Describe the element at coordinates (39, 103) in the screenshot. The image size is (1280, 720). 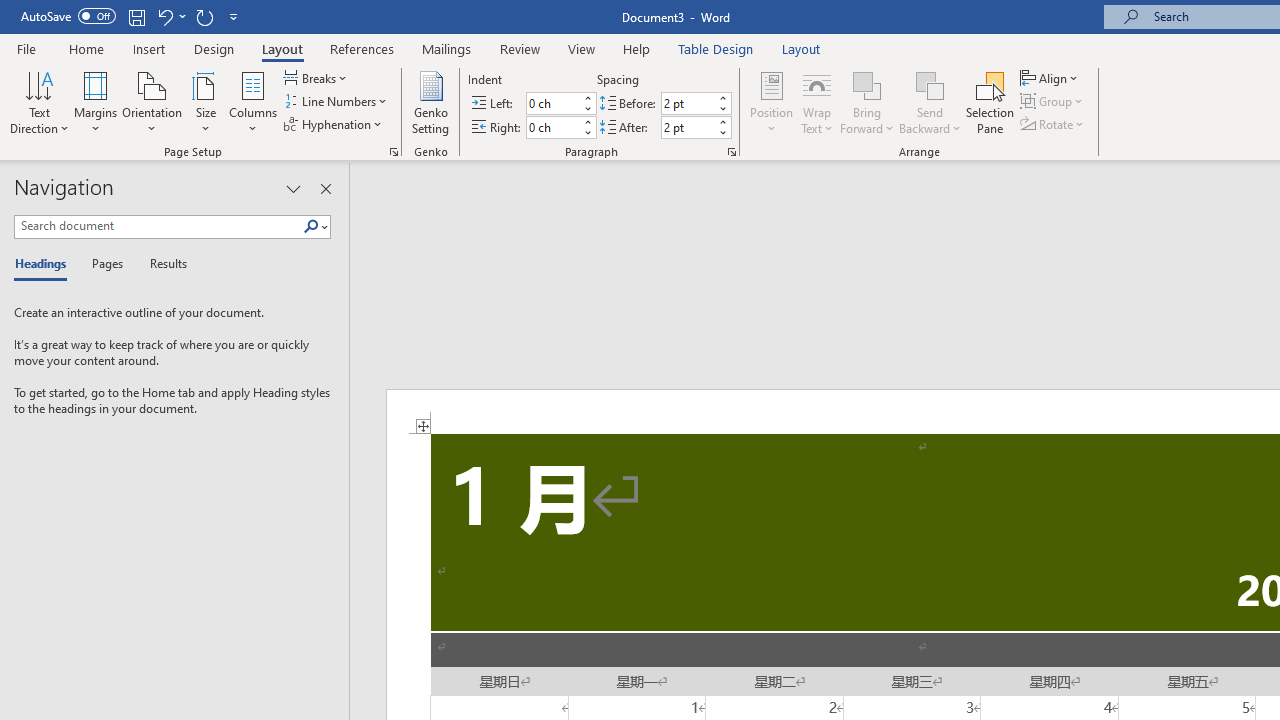
I see `'Text Direction'` at that location.